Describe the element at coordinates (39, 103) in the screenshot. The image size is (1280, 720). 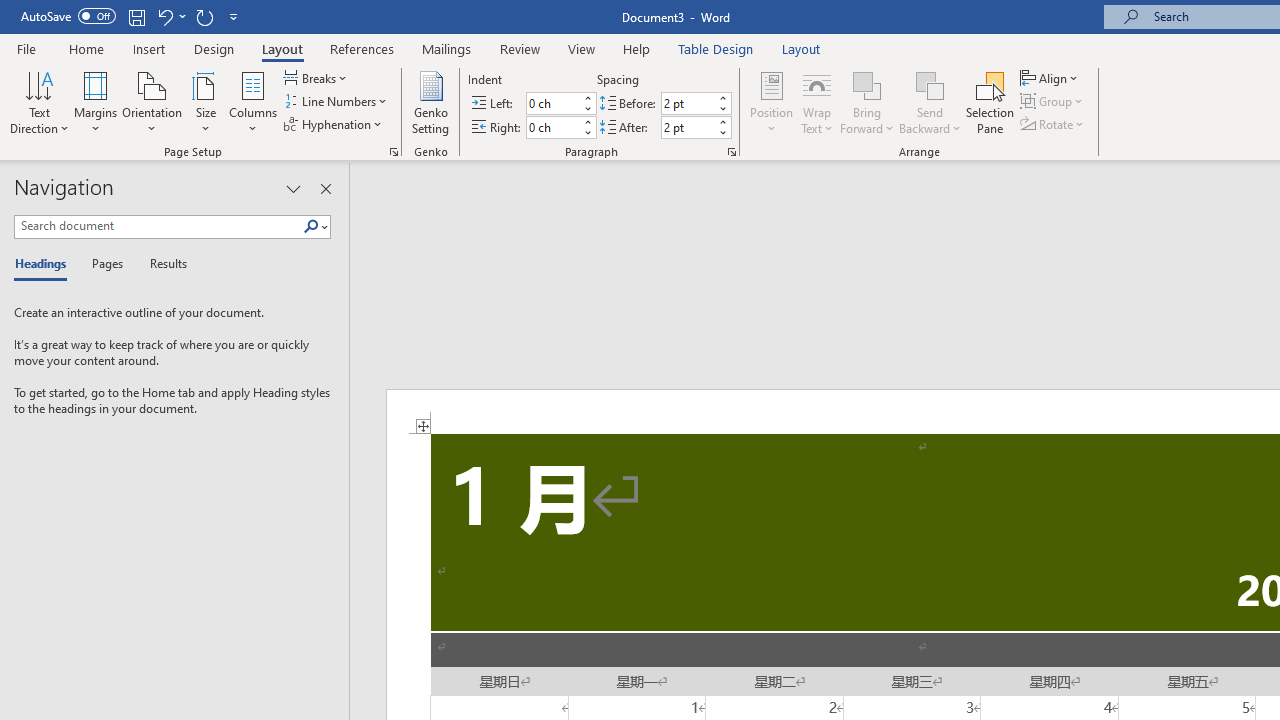
I see `'Text Direction'` at that location.